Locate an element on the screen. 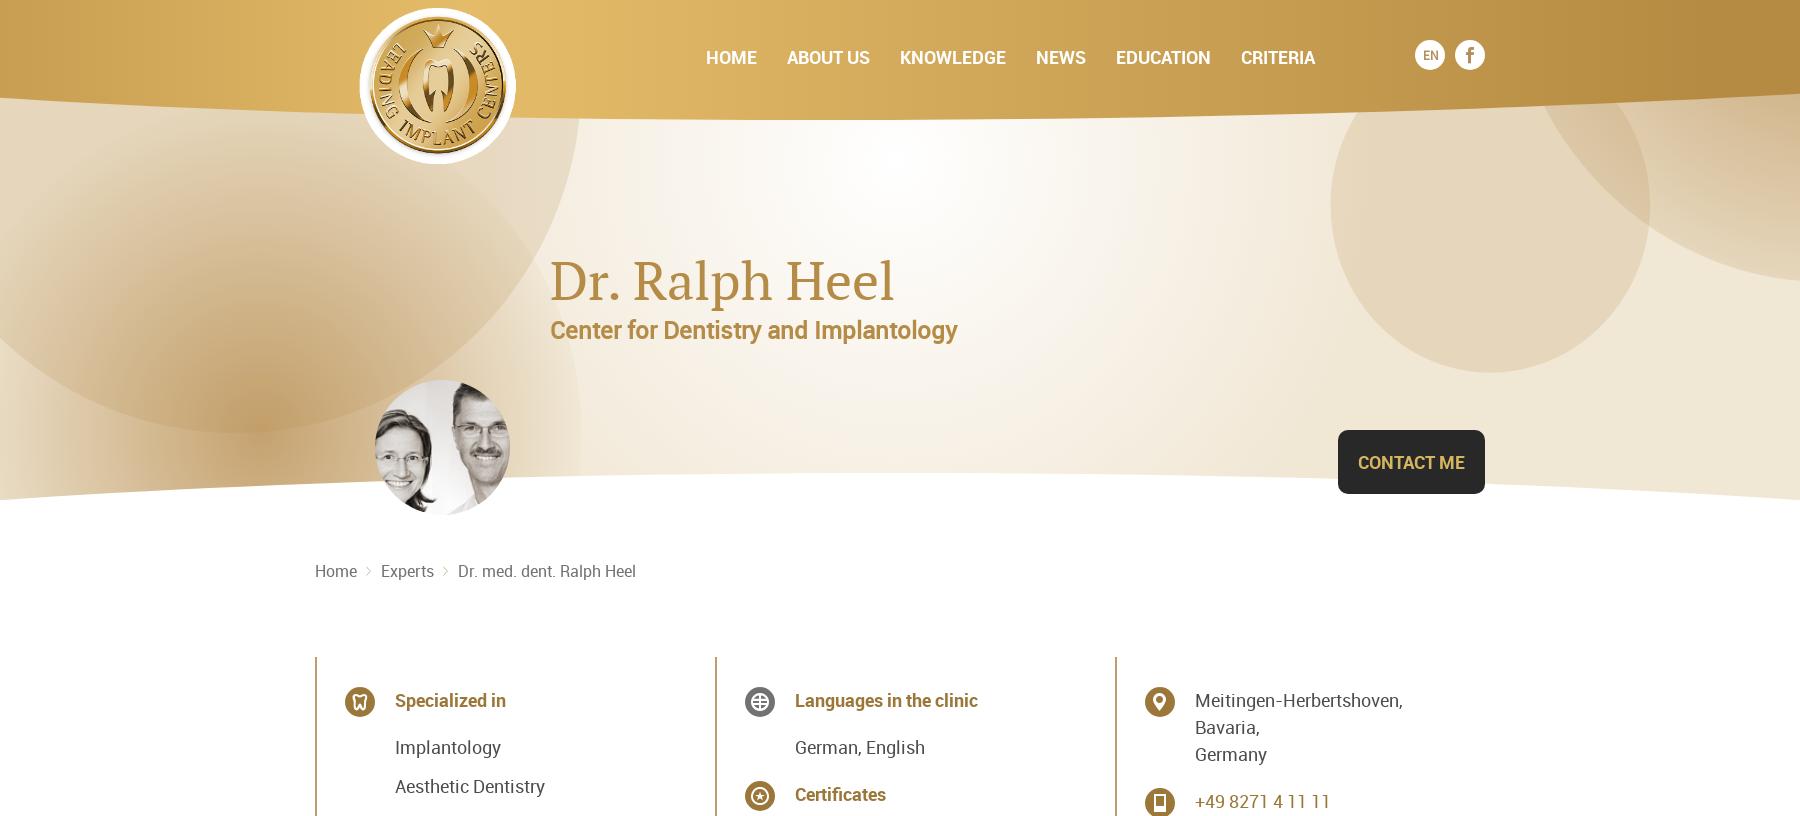  'Center for Dentistry and Implantology' is located at coordinates (752, 329).